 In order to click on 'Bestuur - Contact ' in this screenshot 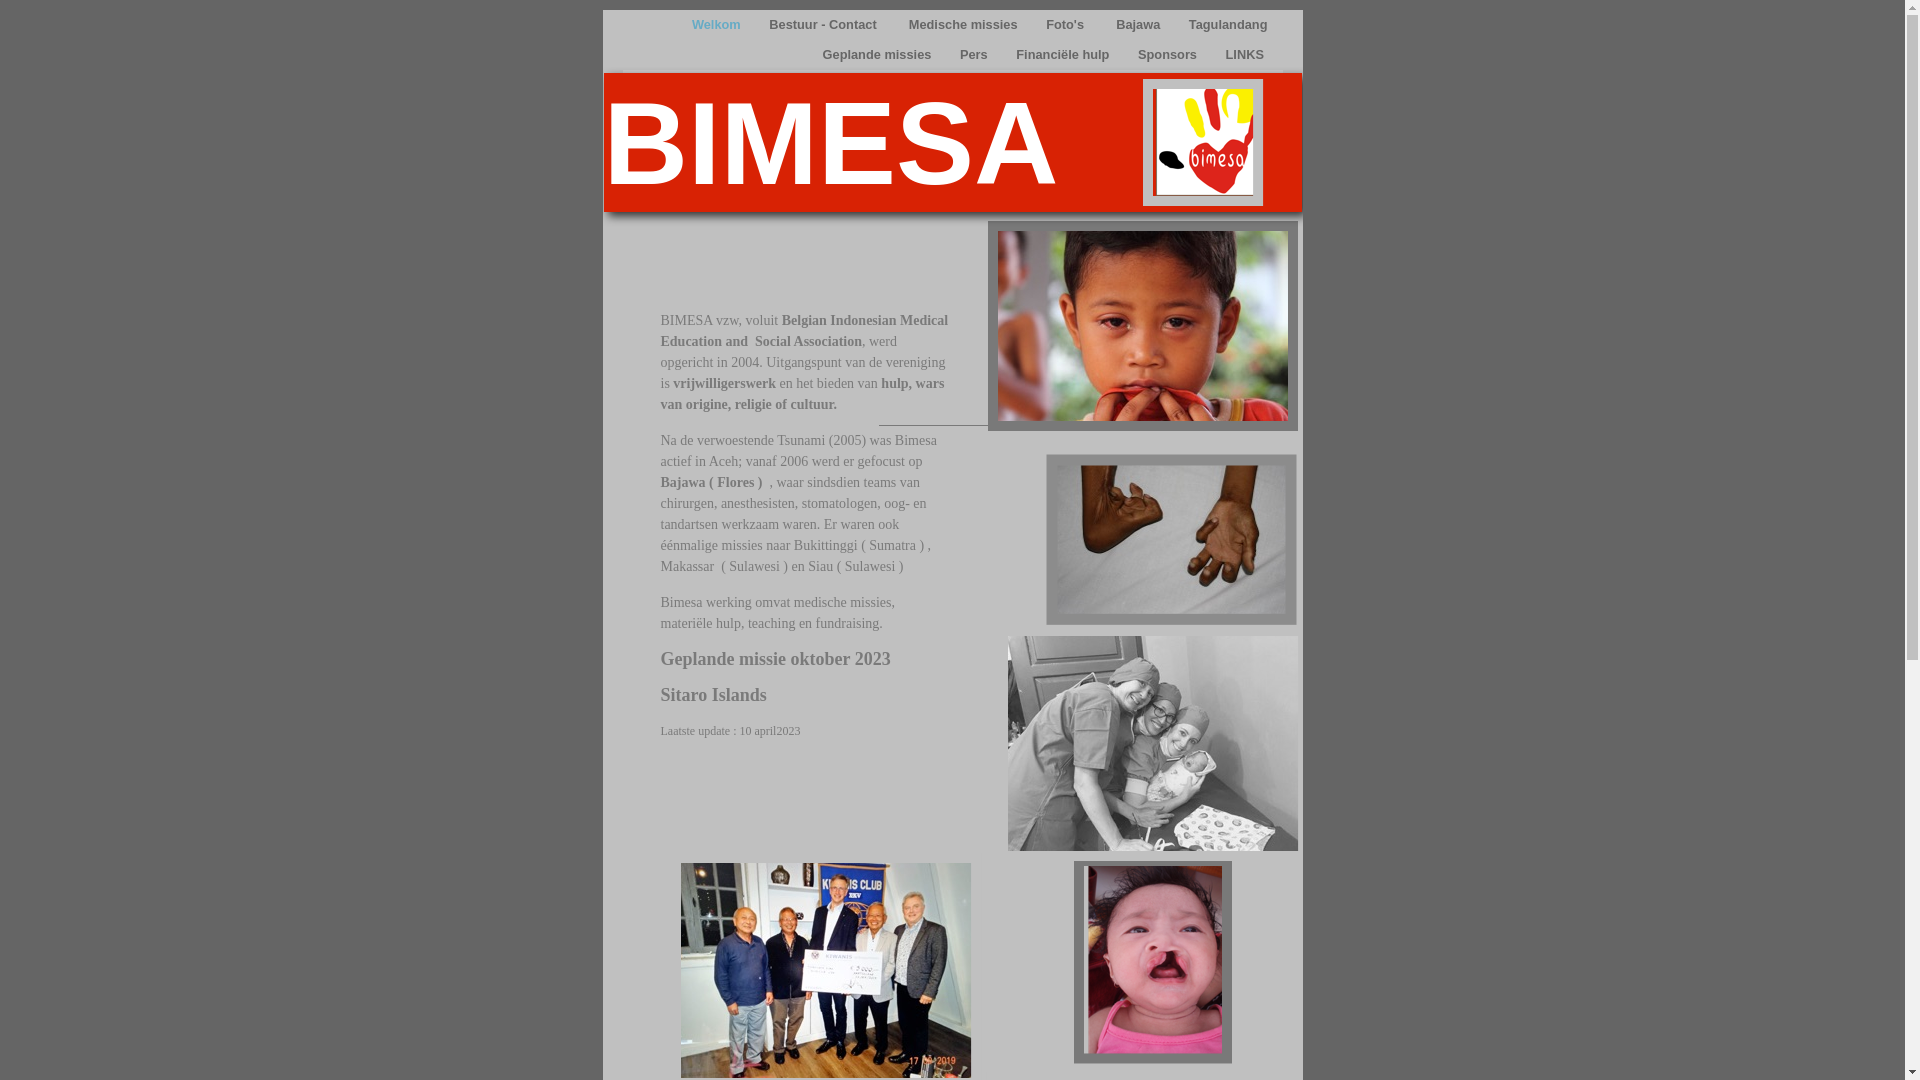, I will do `click(825, 24)`.